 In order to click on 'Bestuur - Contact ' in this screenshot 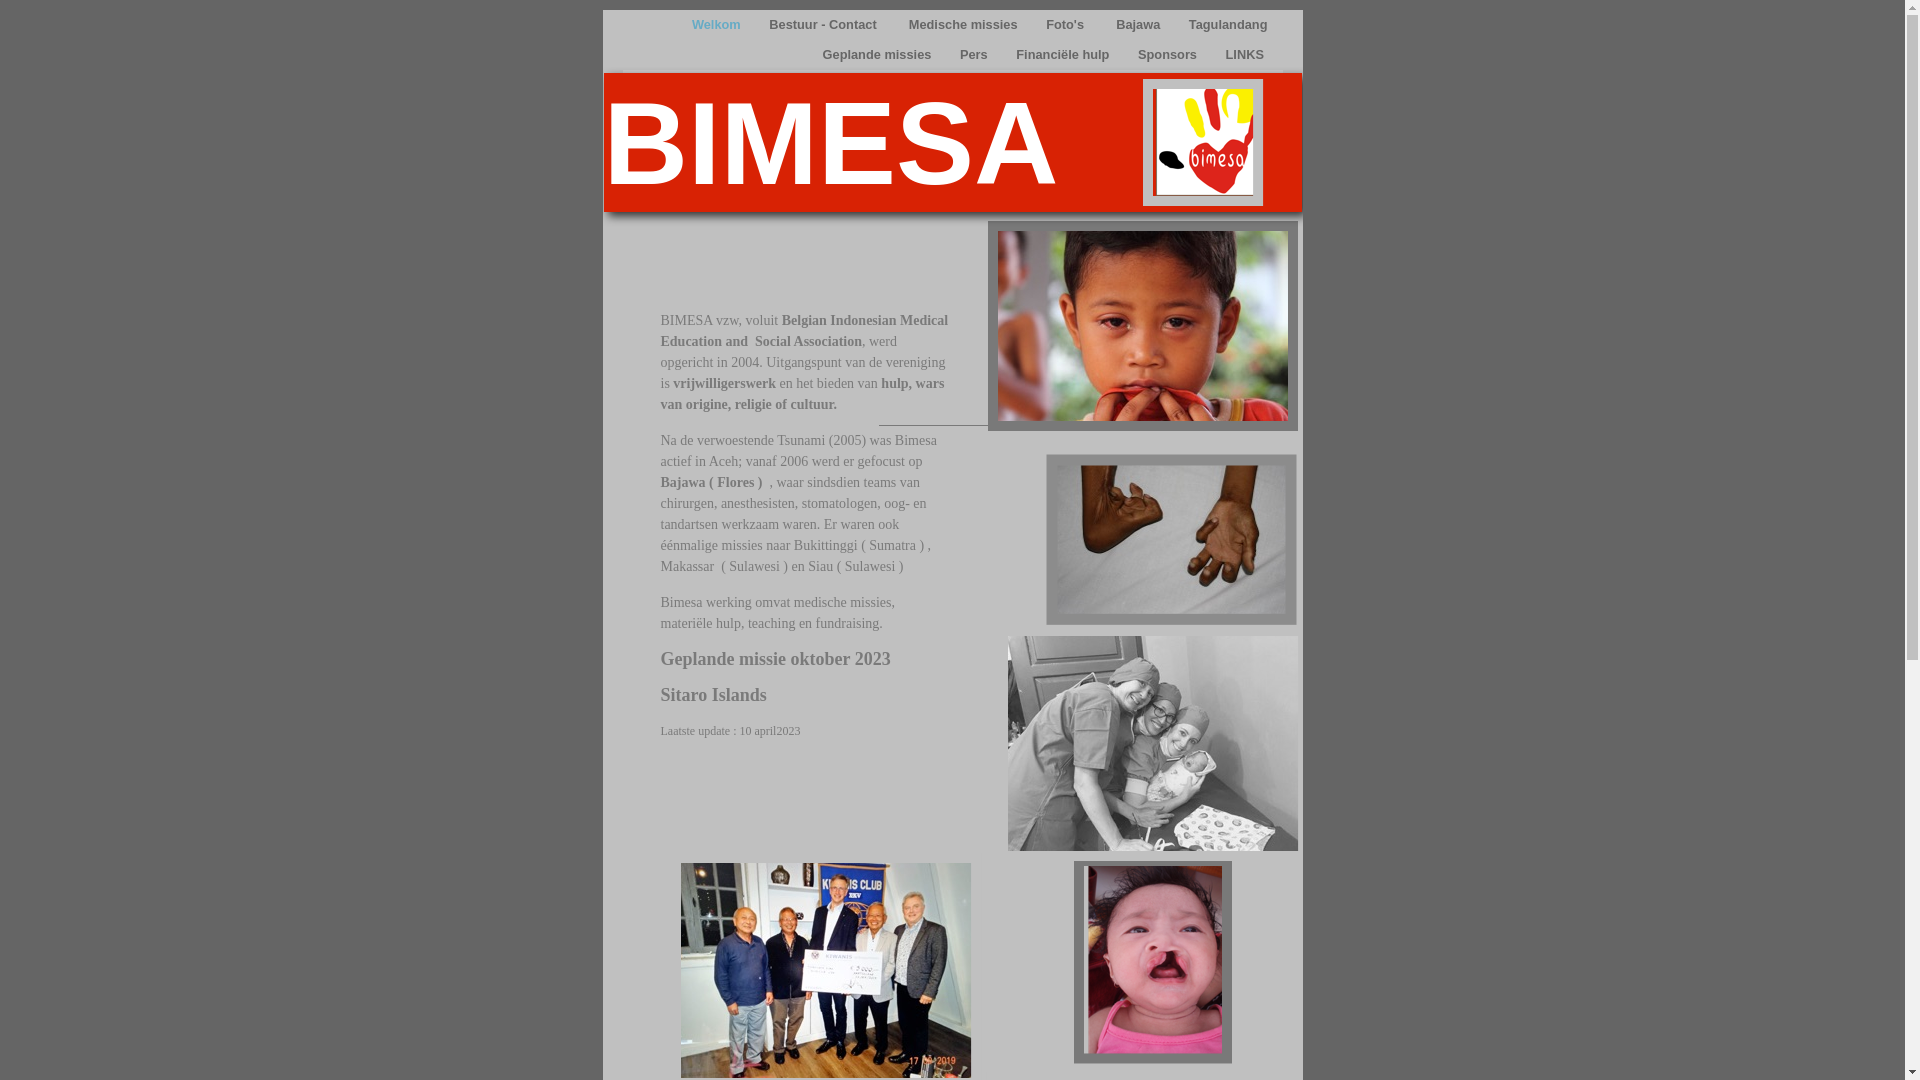, I will do `click(825, 24)`.